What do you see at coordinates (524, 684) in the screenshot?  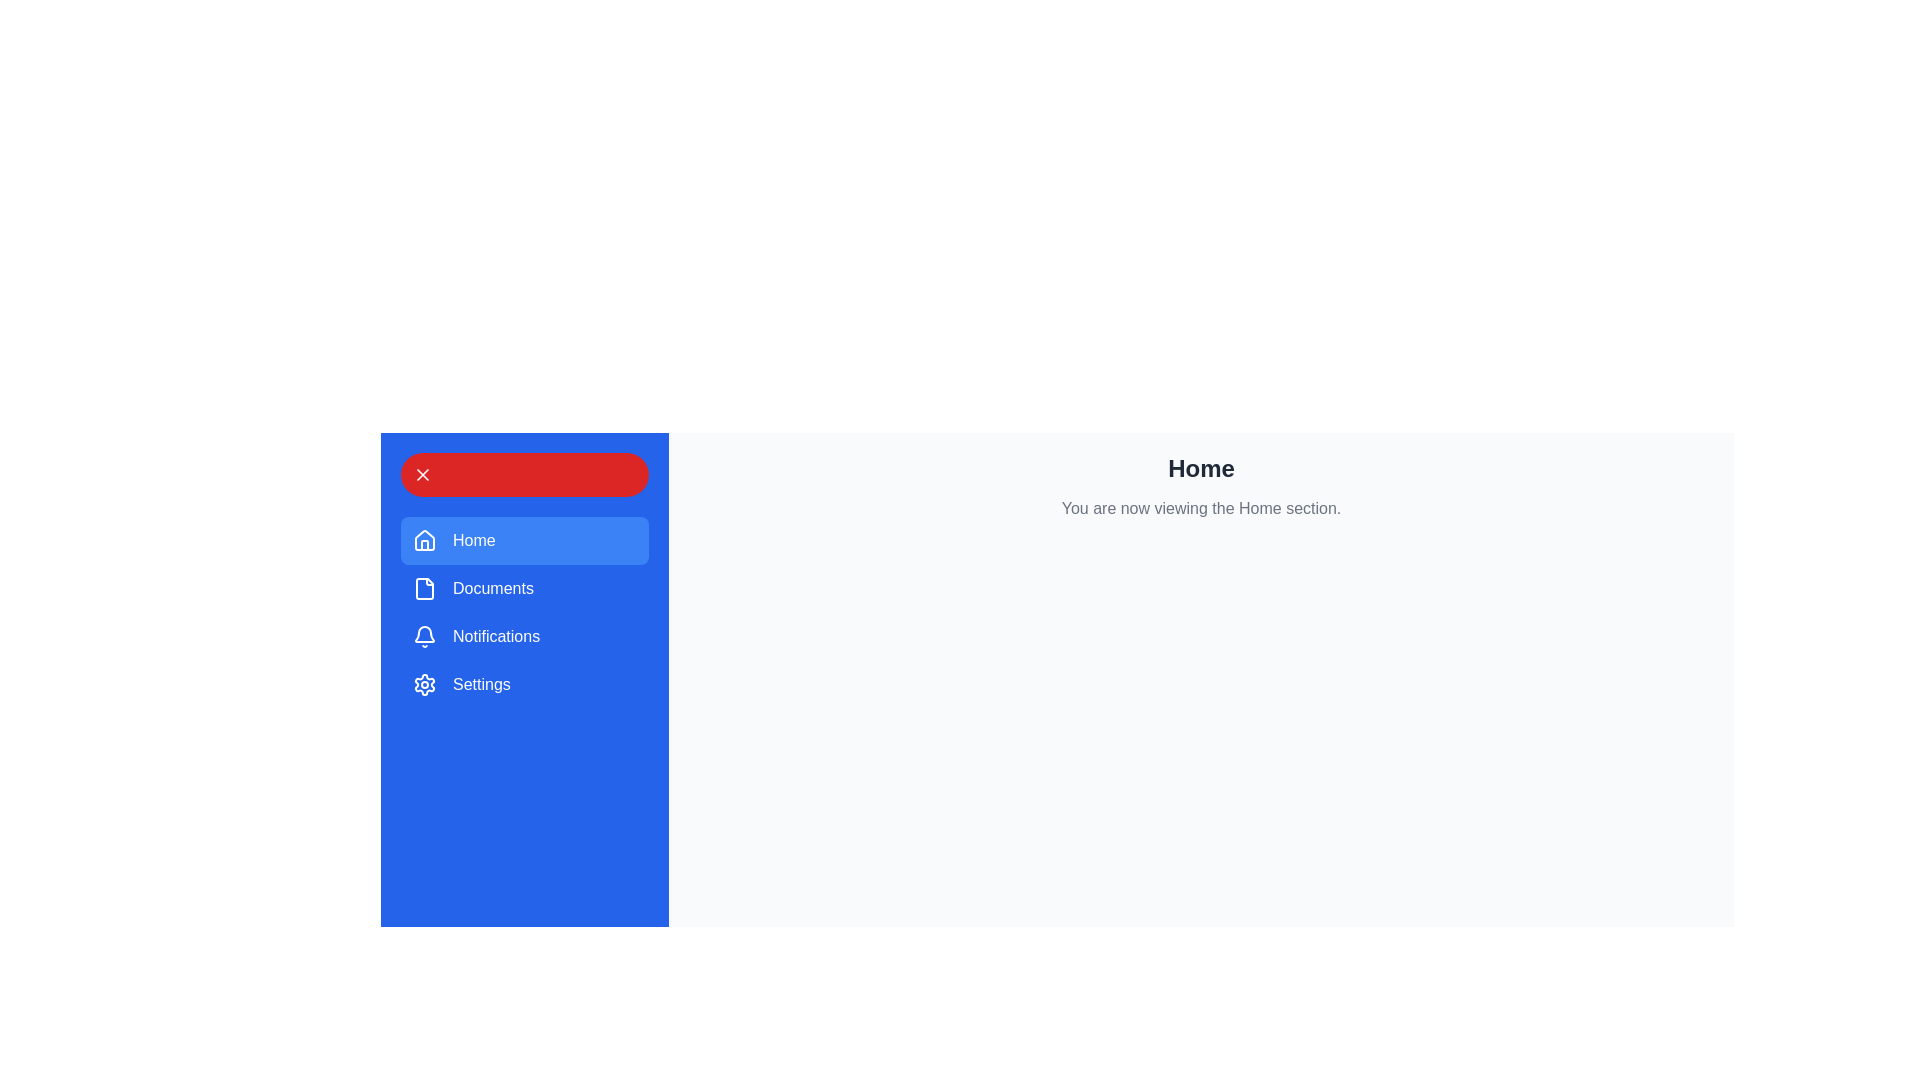 I see `the menu item Settings to observe its visual feedback` at bounding box center [524, 684].